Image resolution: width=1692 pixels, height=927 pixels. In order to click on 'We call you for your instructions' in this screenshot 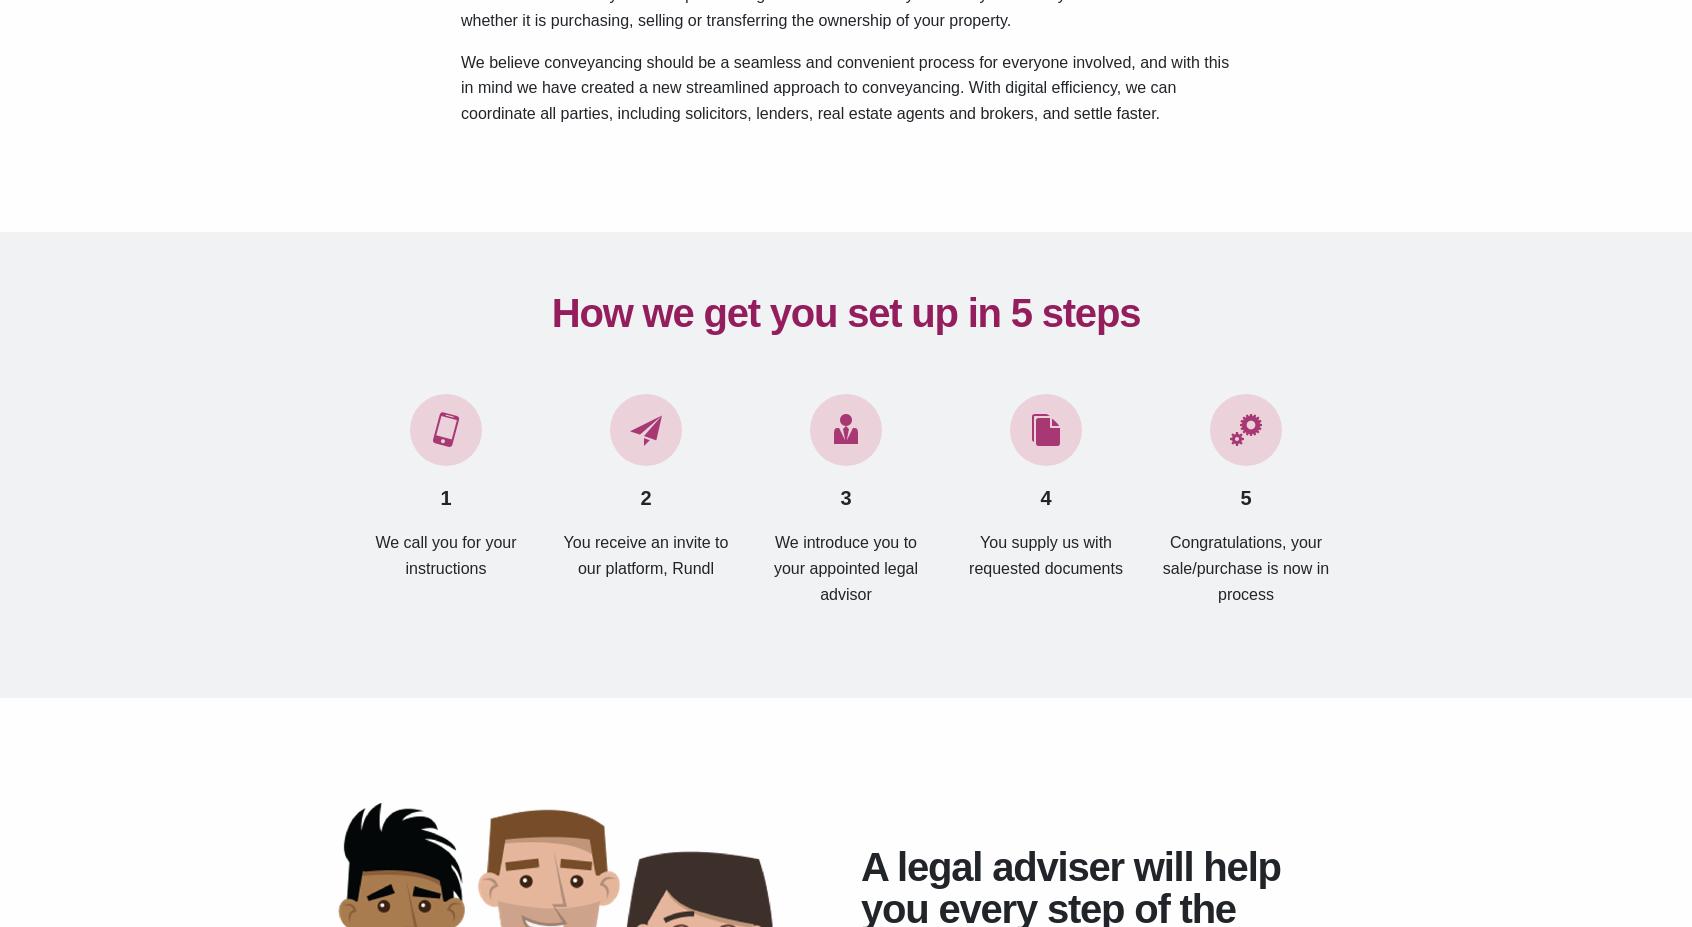, I will do `click(444, 554)`.